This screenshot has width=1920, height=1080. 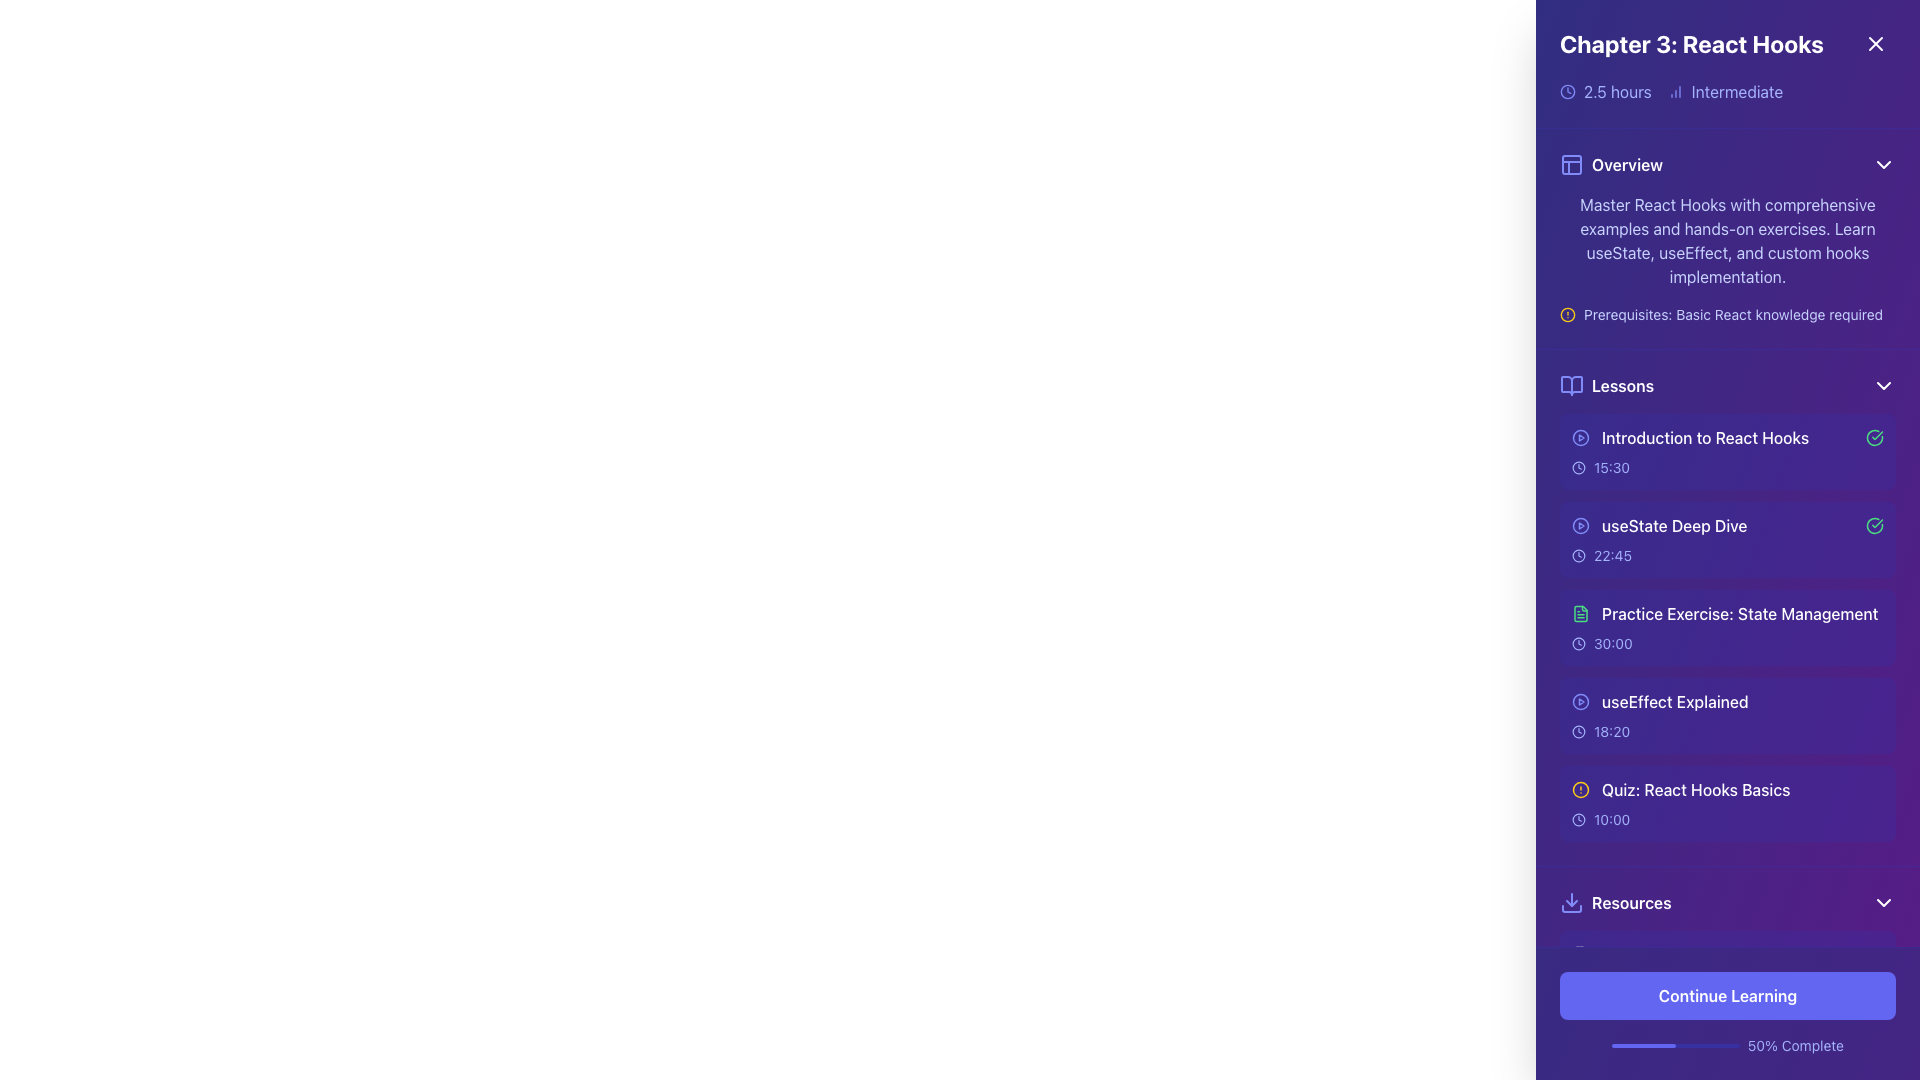 I want to click on text content that indicates the total duration required to complete the course or section associated with 'React Hooks', specifically the text '2.5 hours' located to the right of the clock icon in the right sidebar, so click(x=1617, y=92).